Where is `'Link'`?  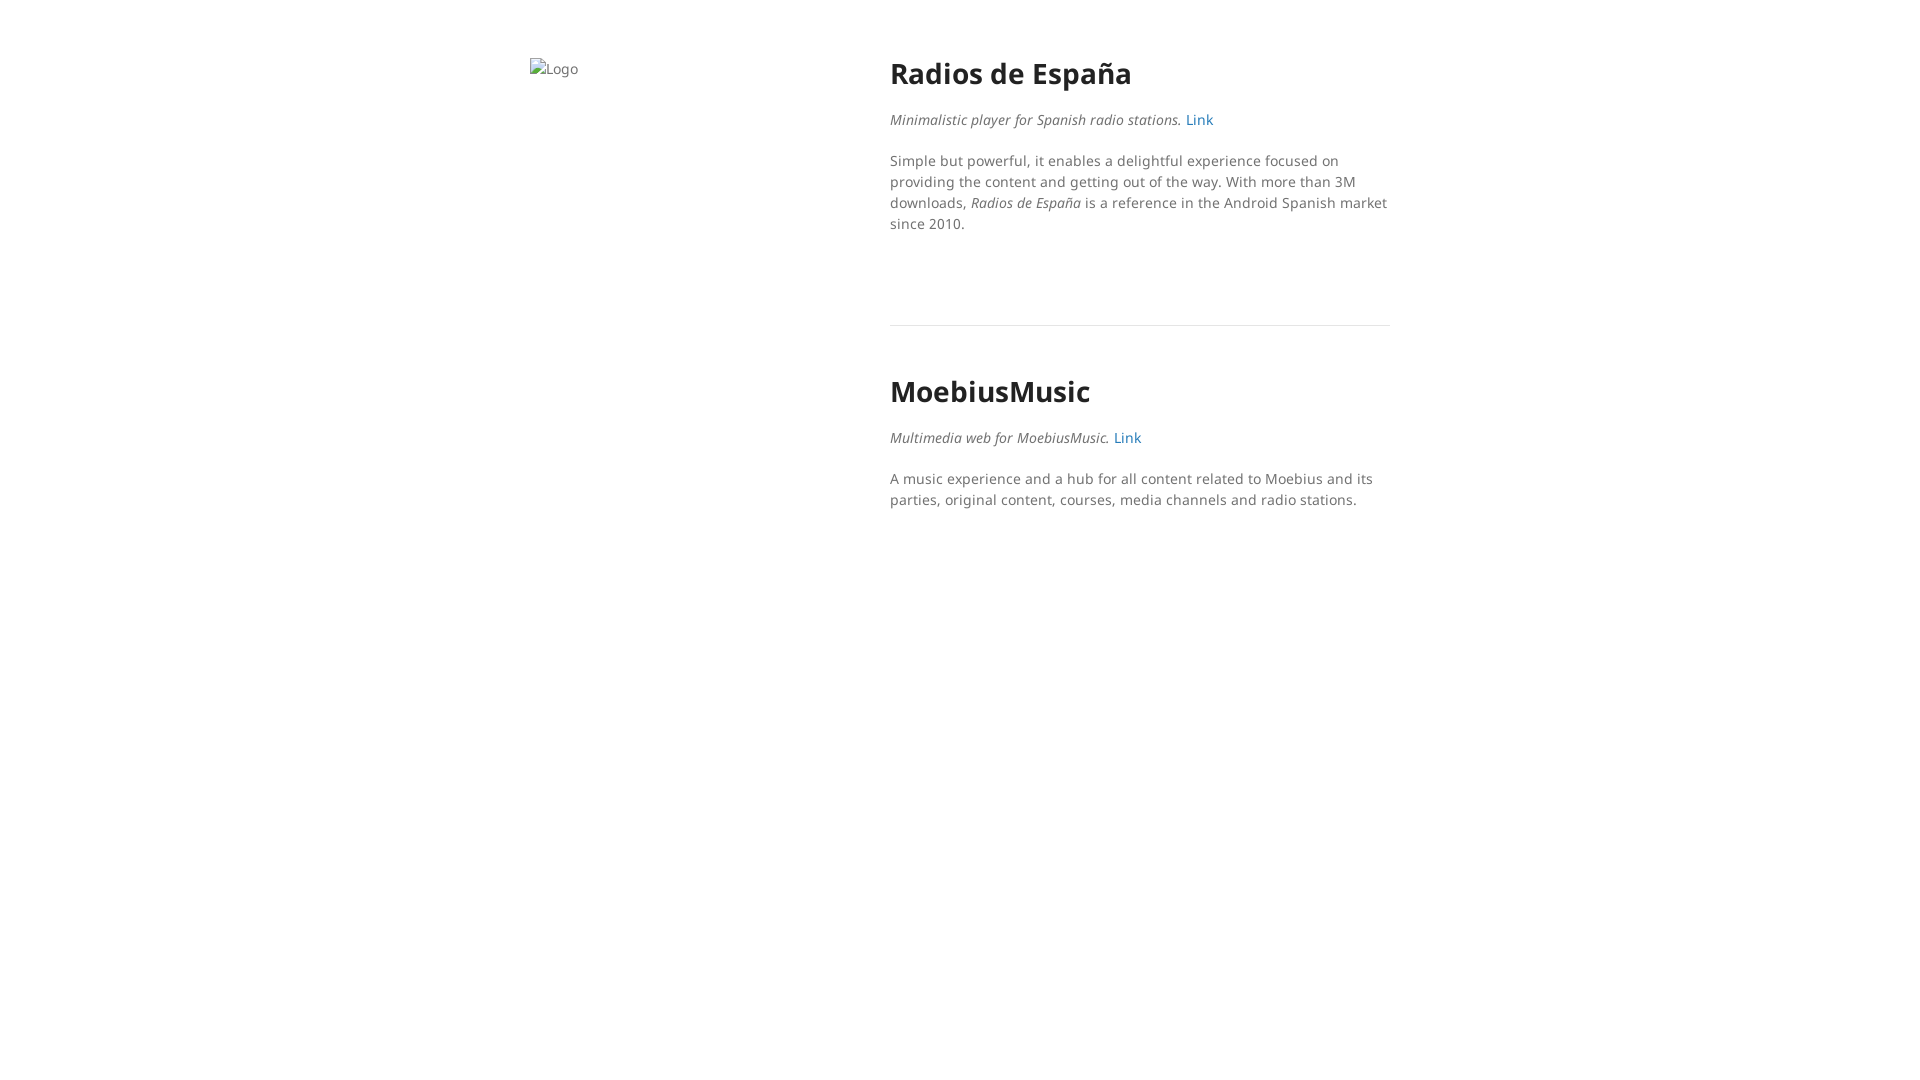 'Link' is located at coordinates (1199, 119).